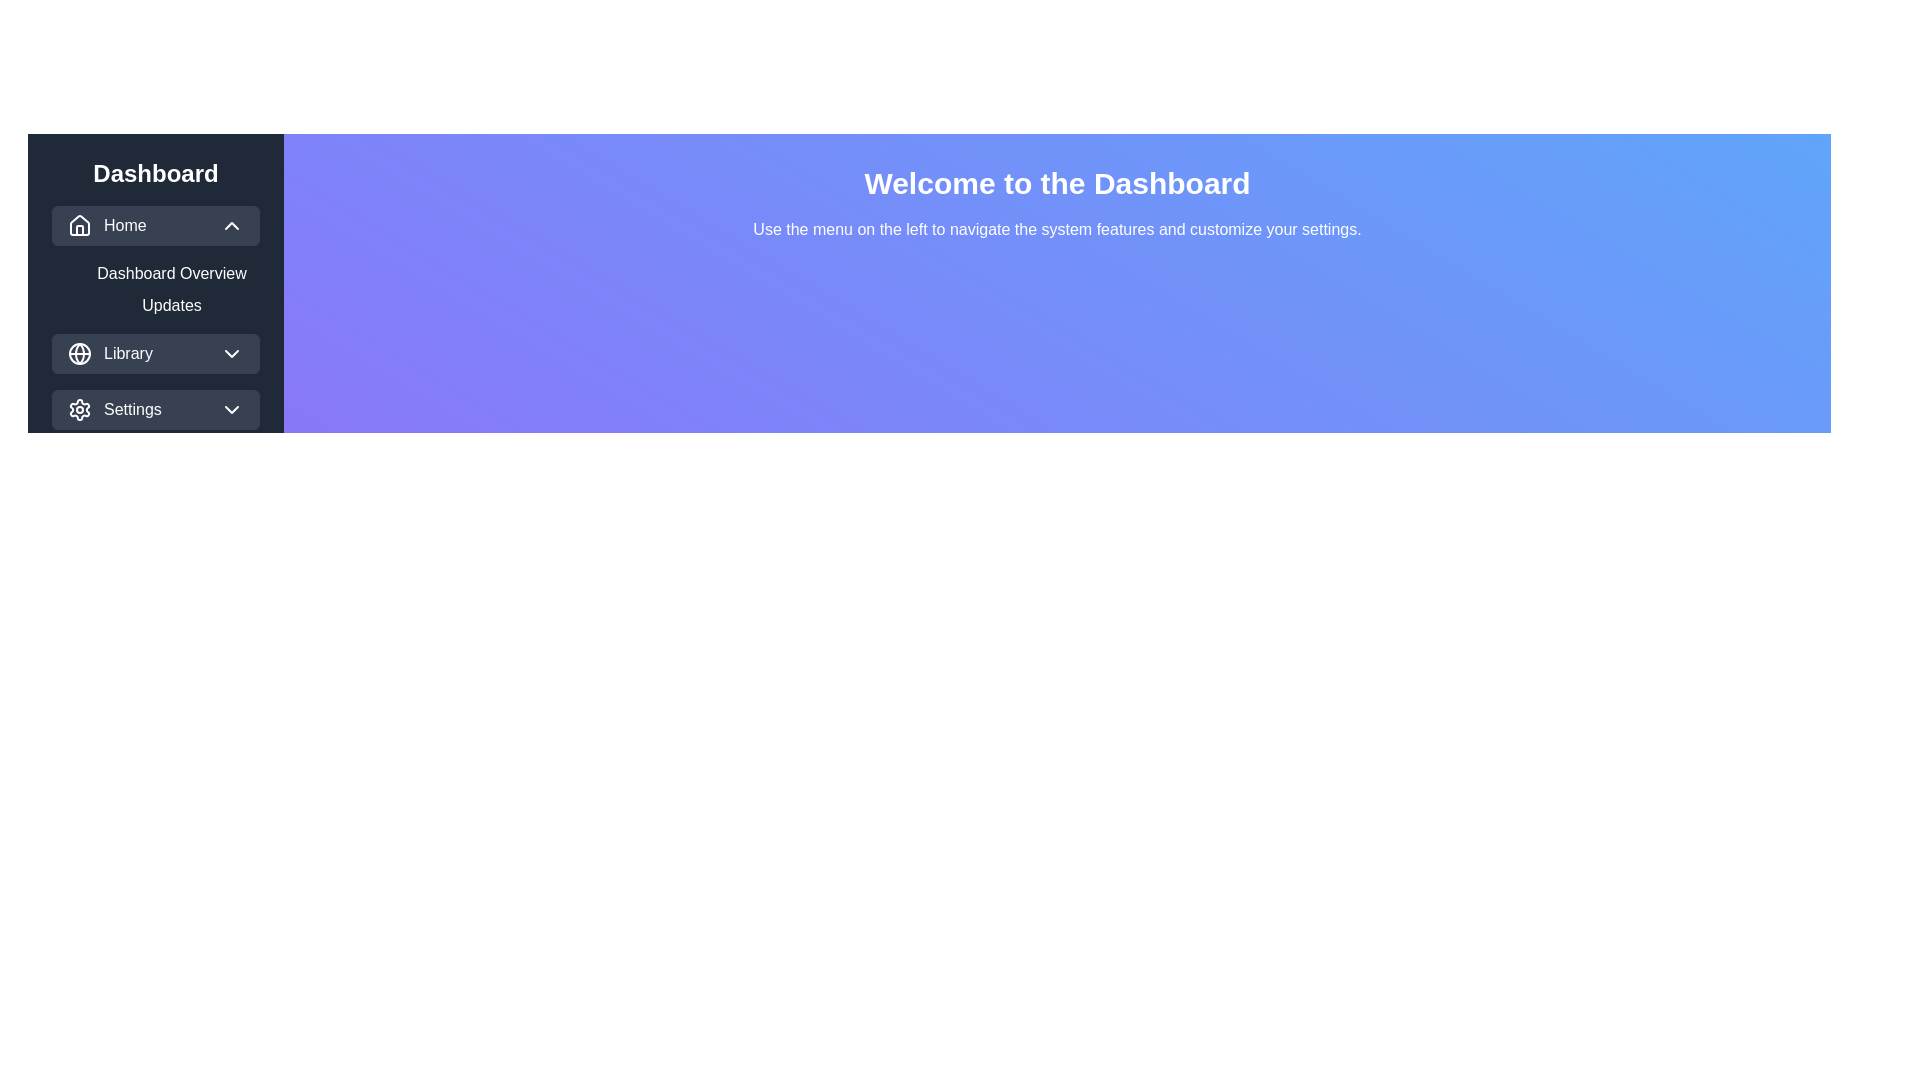 The width and height of the screenshot is (1920, 1080). I want to click on the static text element that provides instructions for navigating the dashboard interface, located below the 'Welcome to the Dashboard' heading, so click(1056, 229).